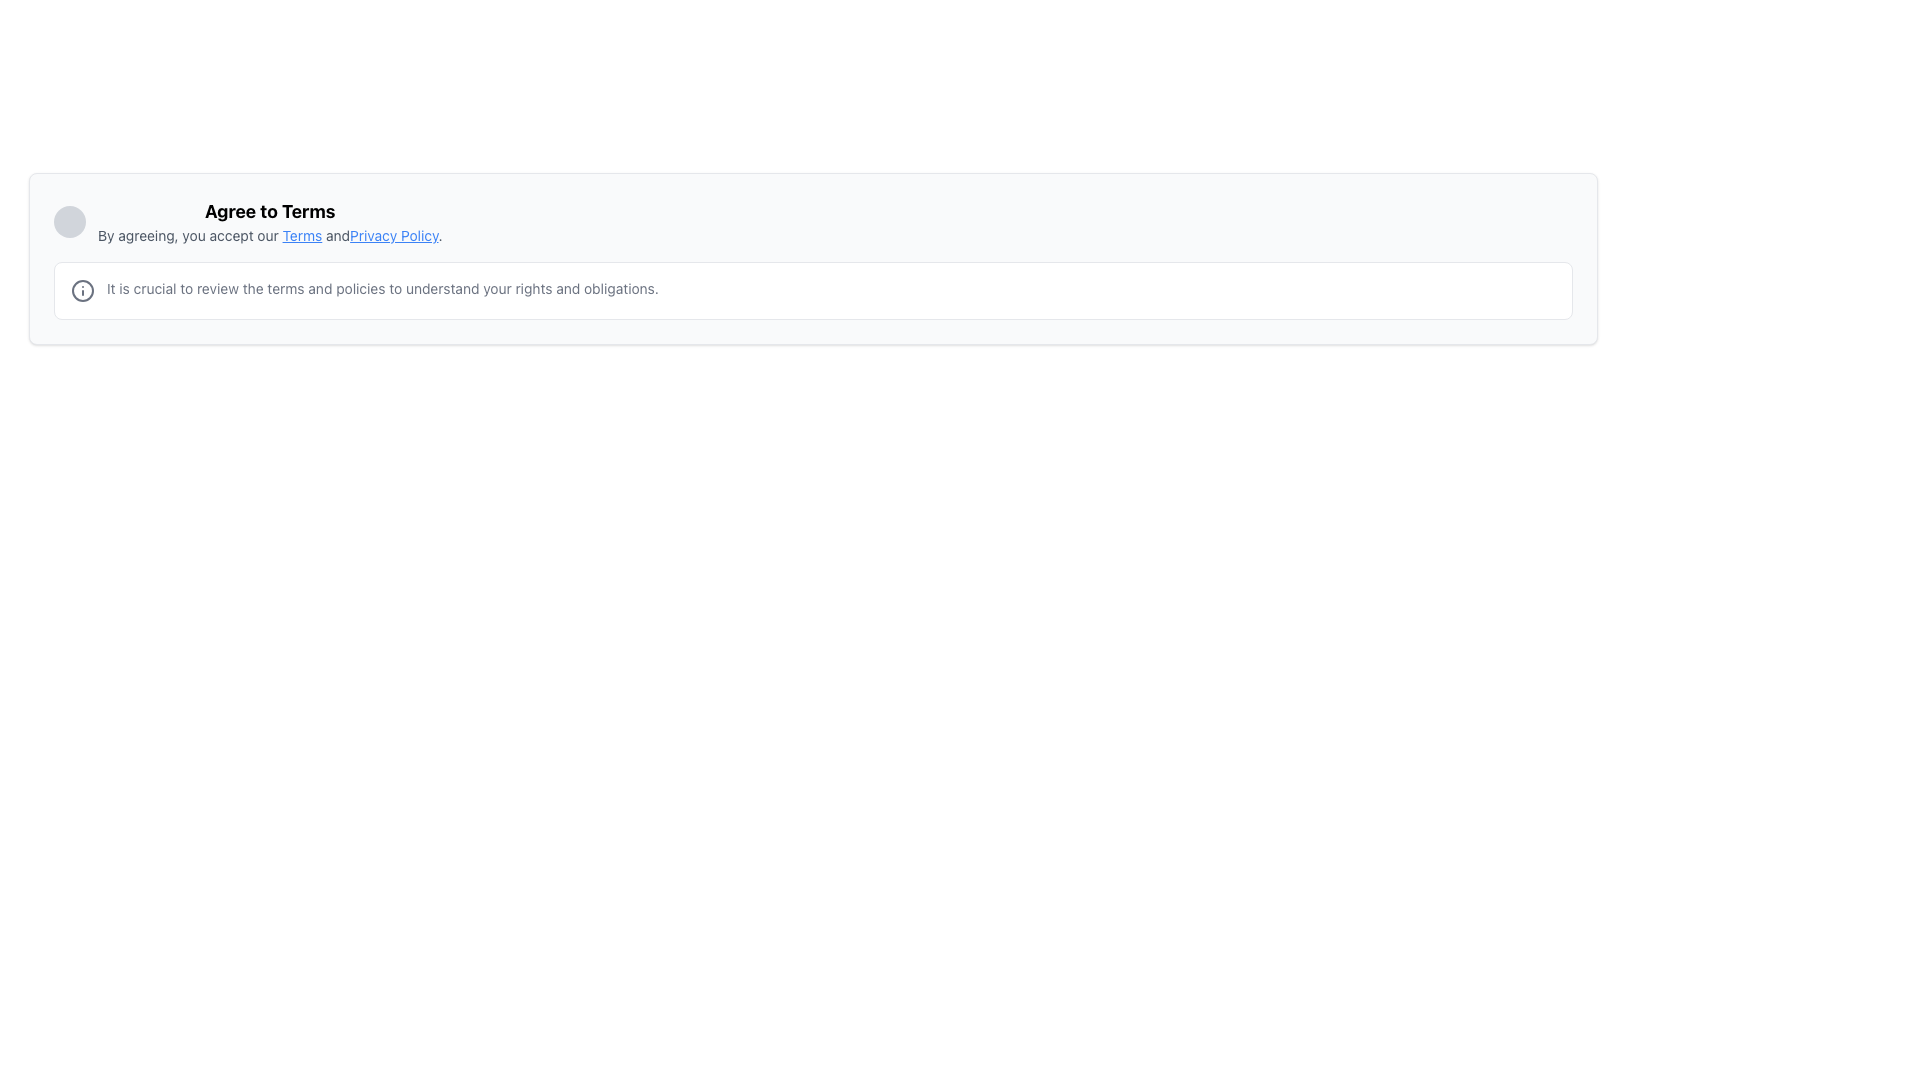 This screenshot has height=1080, width=1920. What do you see at coordinates (70, 222) in the screenshot?
I see `the interactive graphic element (possibly a radio button) located at the top left corner of the grouping` at bounding box center [70, 222].